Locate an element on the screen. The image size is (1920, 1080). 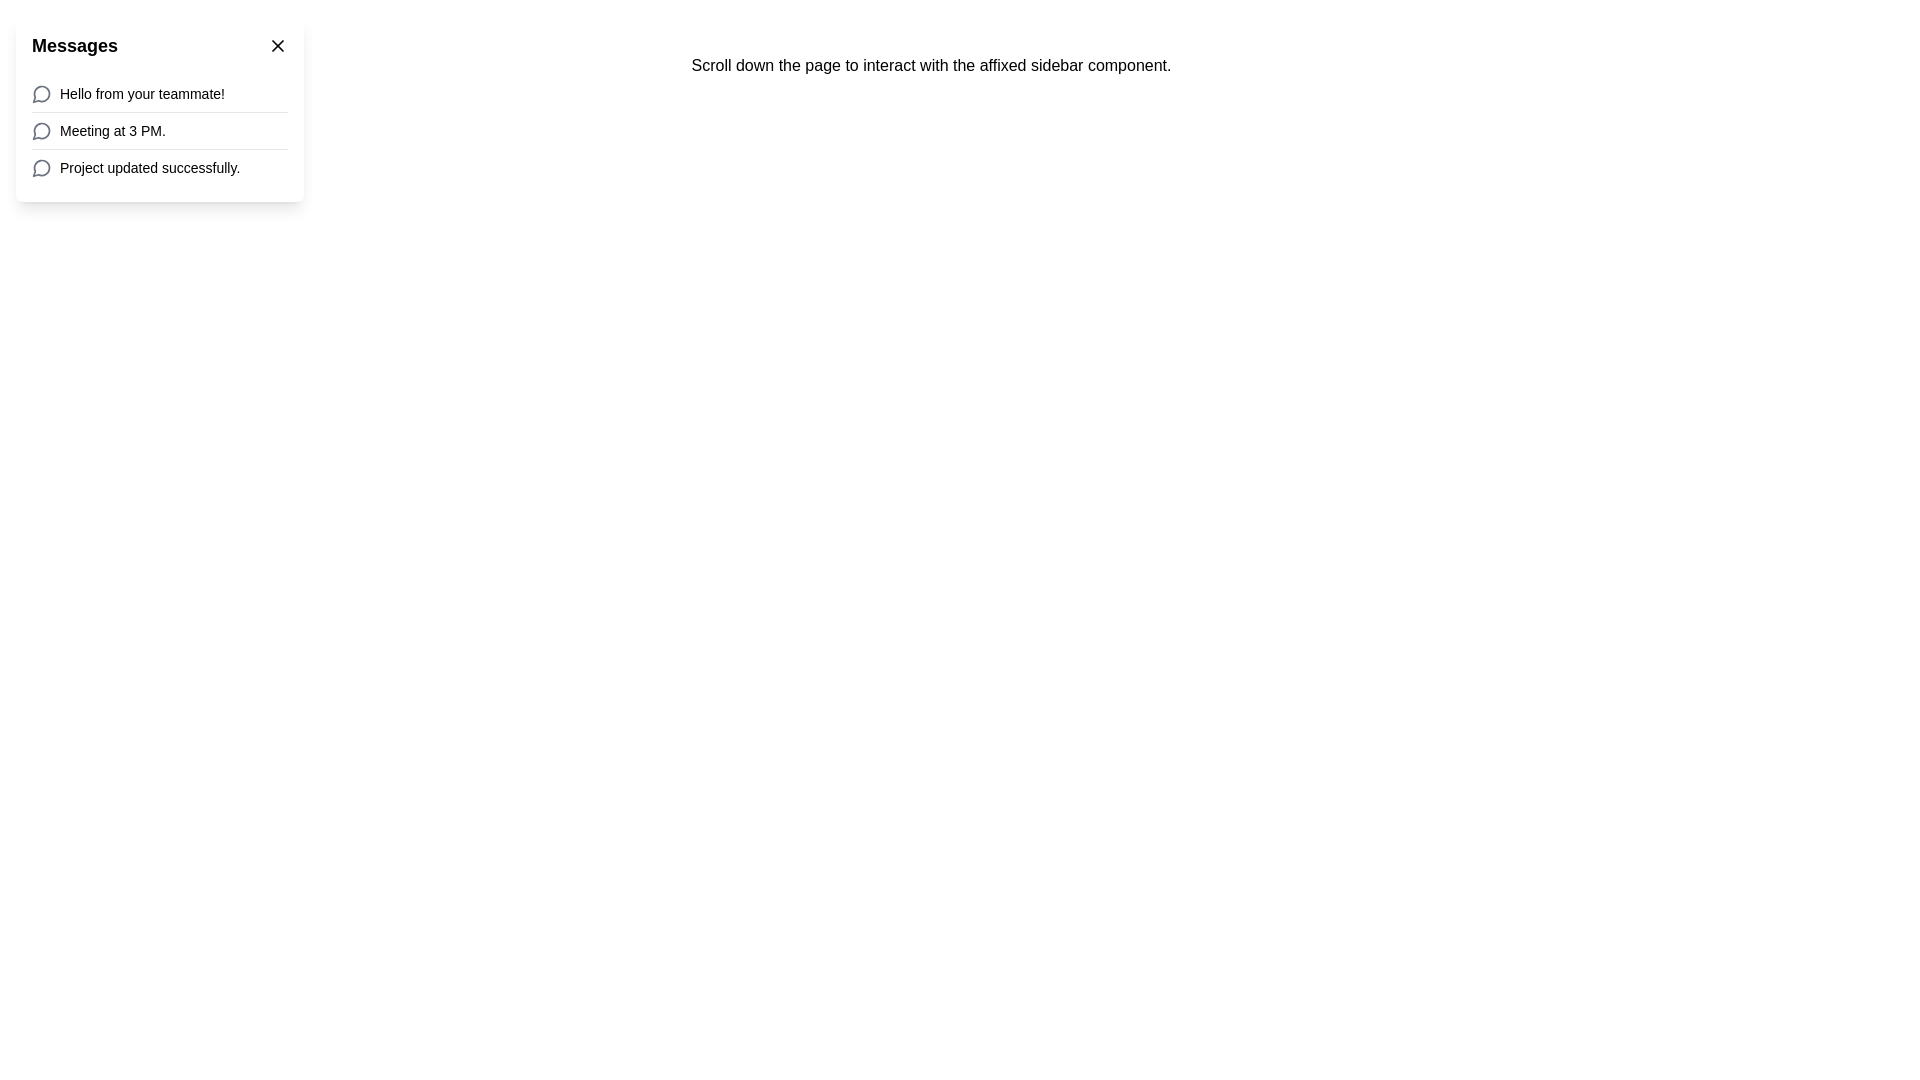
the text snippet that says 'Hello from your teammate!' located in the sidebar beneath the 'Messages' title is located at coordinates (141, 93).